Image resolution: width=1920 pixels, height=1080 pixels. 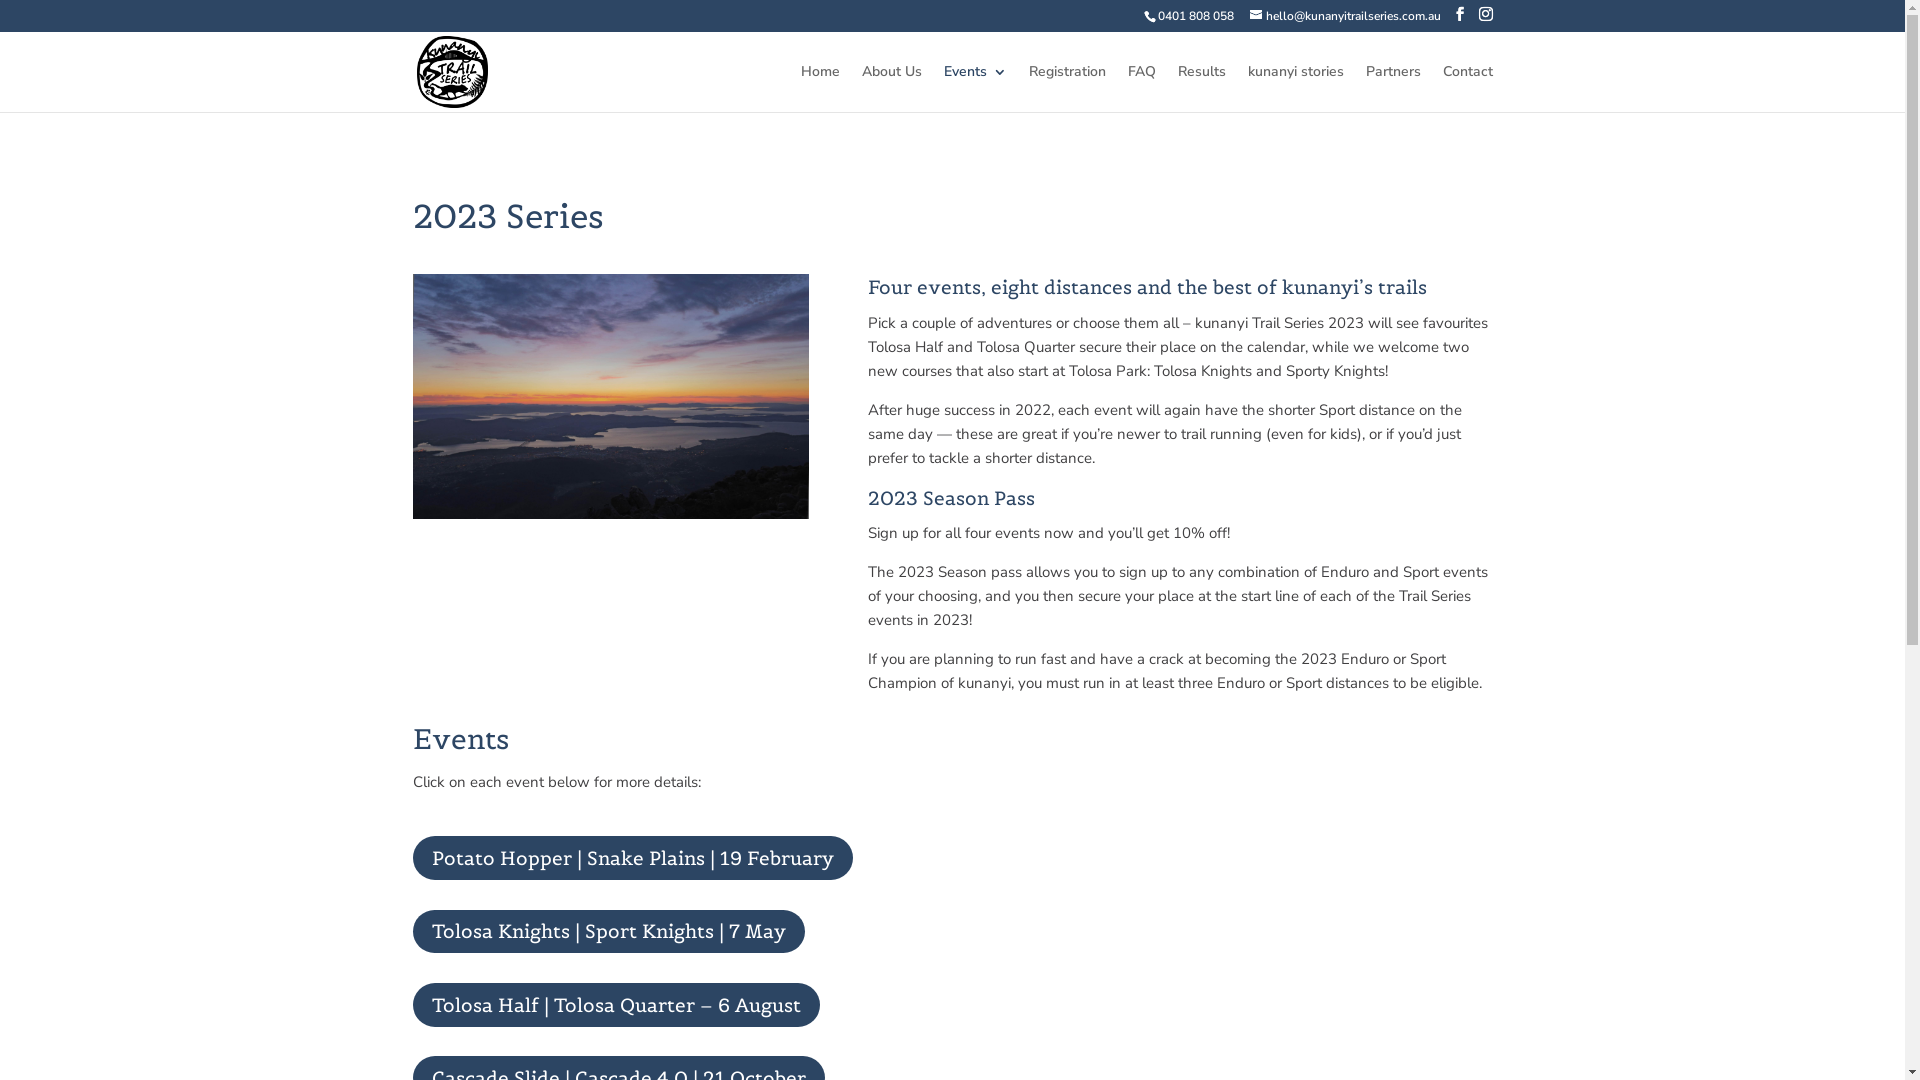 I want to click on 'Results', so click(x=1200, y=87).